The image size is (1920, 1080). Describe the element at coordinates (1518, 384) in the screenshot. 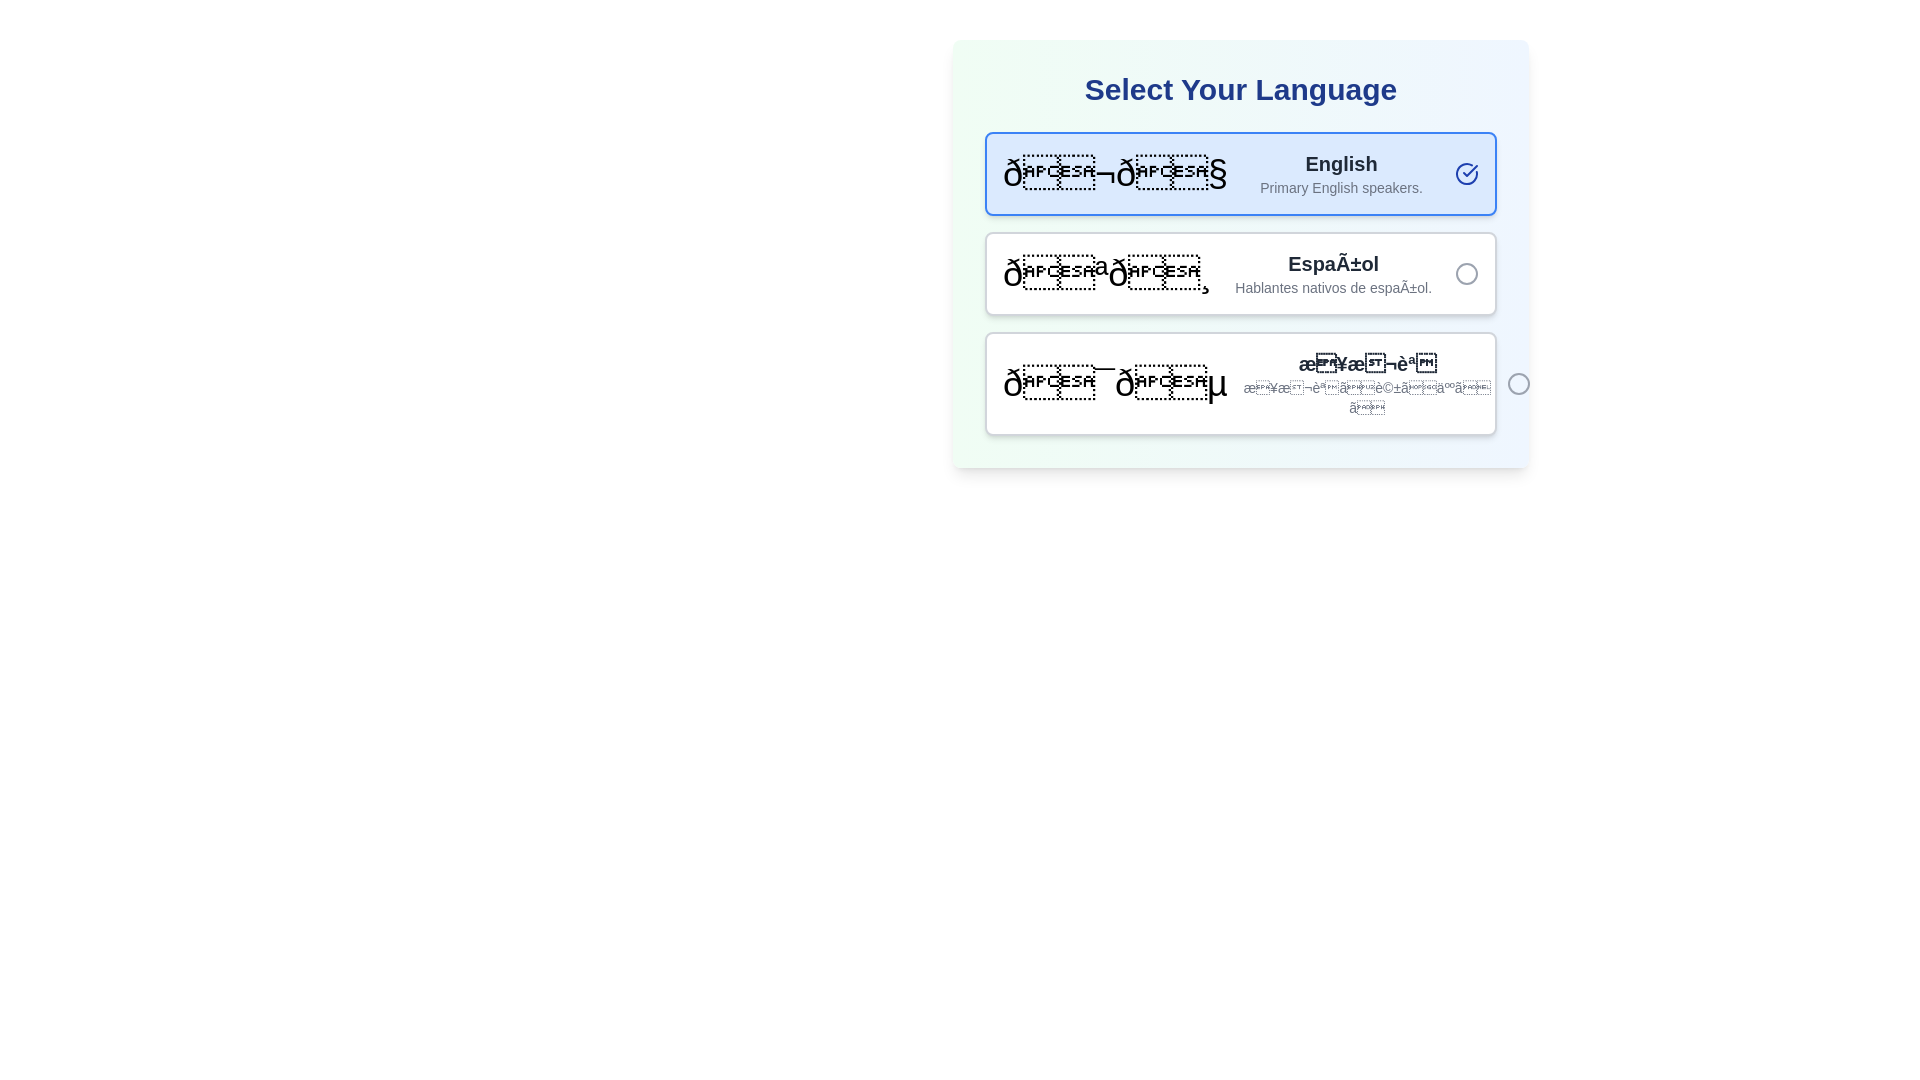

I see `the circular radio button located at the bottom-most option of the 'Select Your Language' section to possibly reveal additional information` at that location.